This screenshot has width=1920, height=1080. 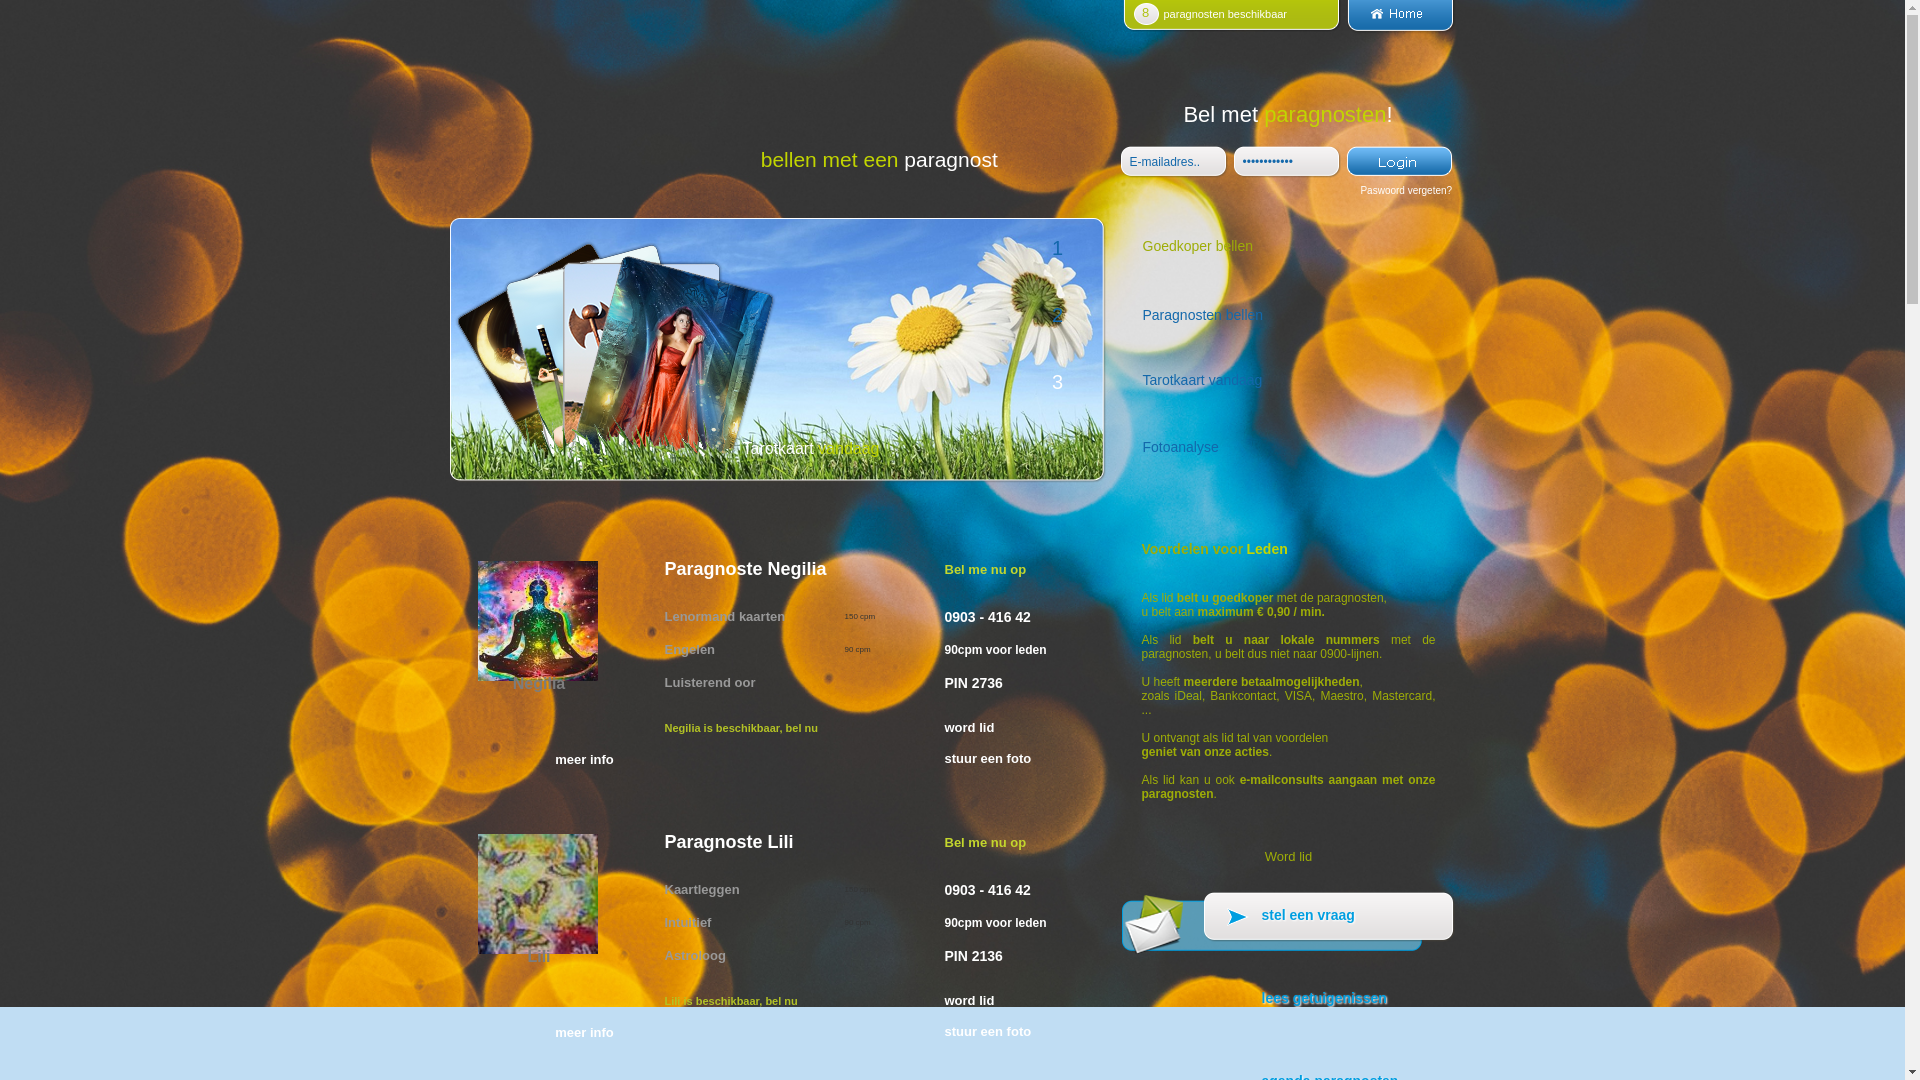 I want to click on '8 paragnosten beschikbaar - bekijk ze allemaal', so click(x=1231, y=27).